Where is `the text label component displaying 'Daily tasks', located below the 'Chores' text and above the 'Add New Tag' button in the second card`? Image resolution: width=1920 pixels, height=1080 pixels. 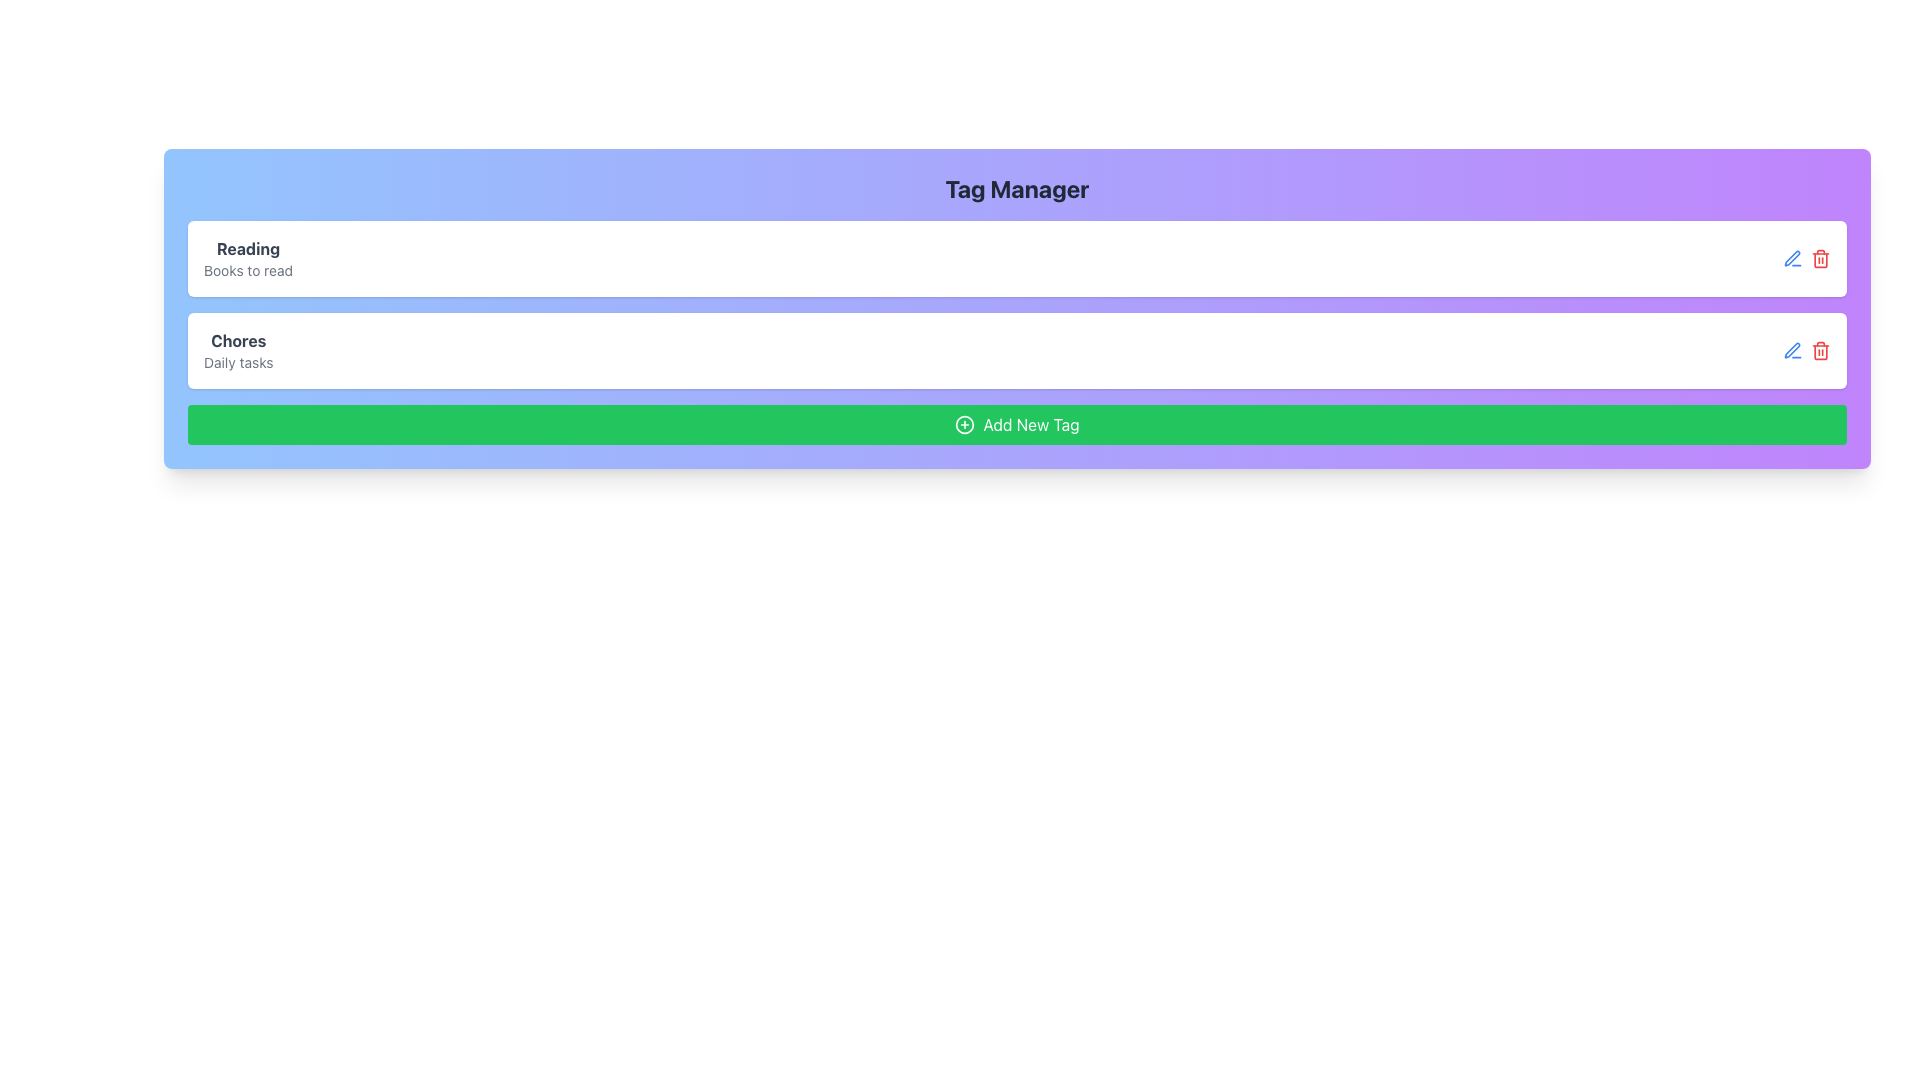
the text label component displaying 'Daily tasks', located below the 'Chores' text and above the 'Add New Tag' button in the second card is located at coordinates (238, 362).